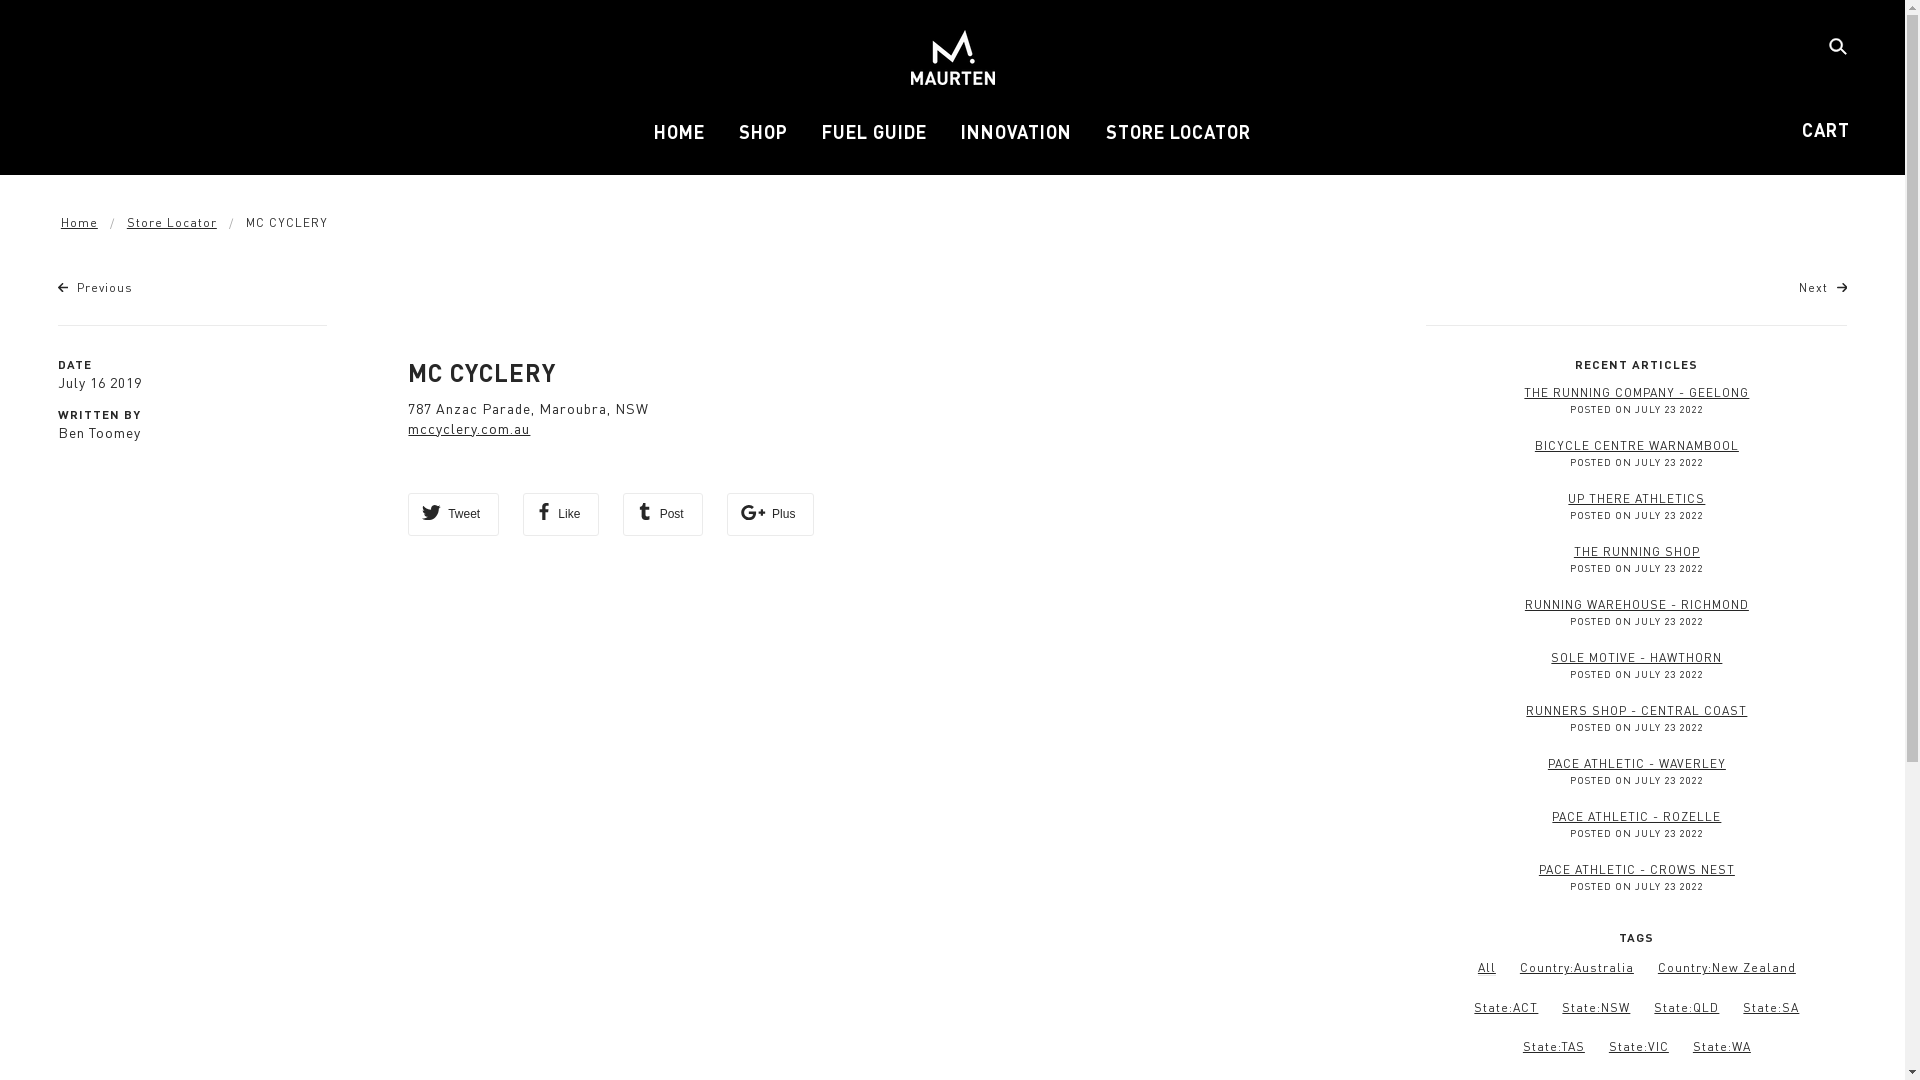 The height and width of the screenshot is (1080, 1920). What do you see at coordinates (1595, 1007) in the screenshot?
I see `'State:NSW'` at bounding box center [1595, 1007].